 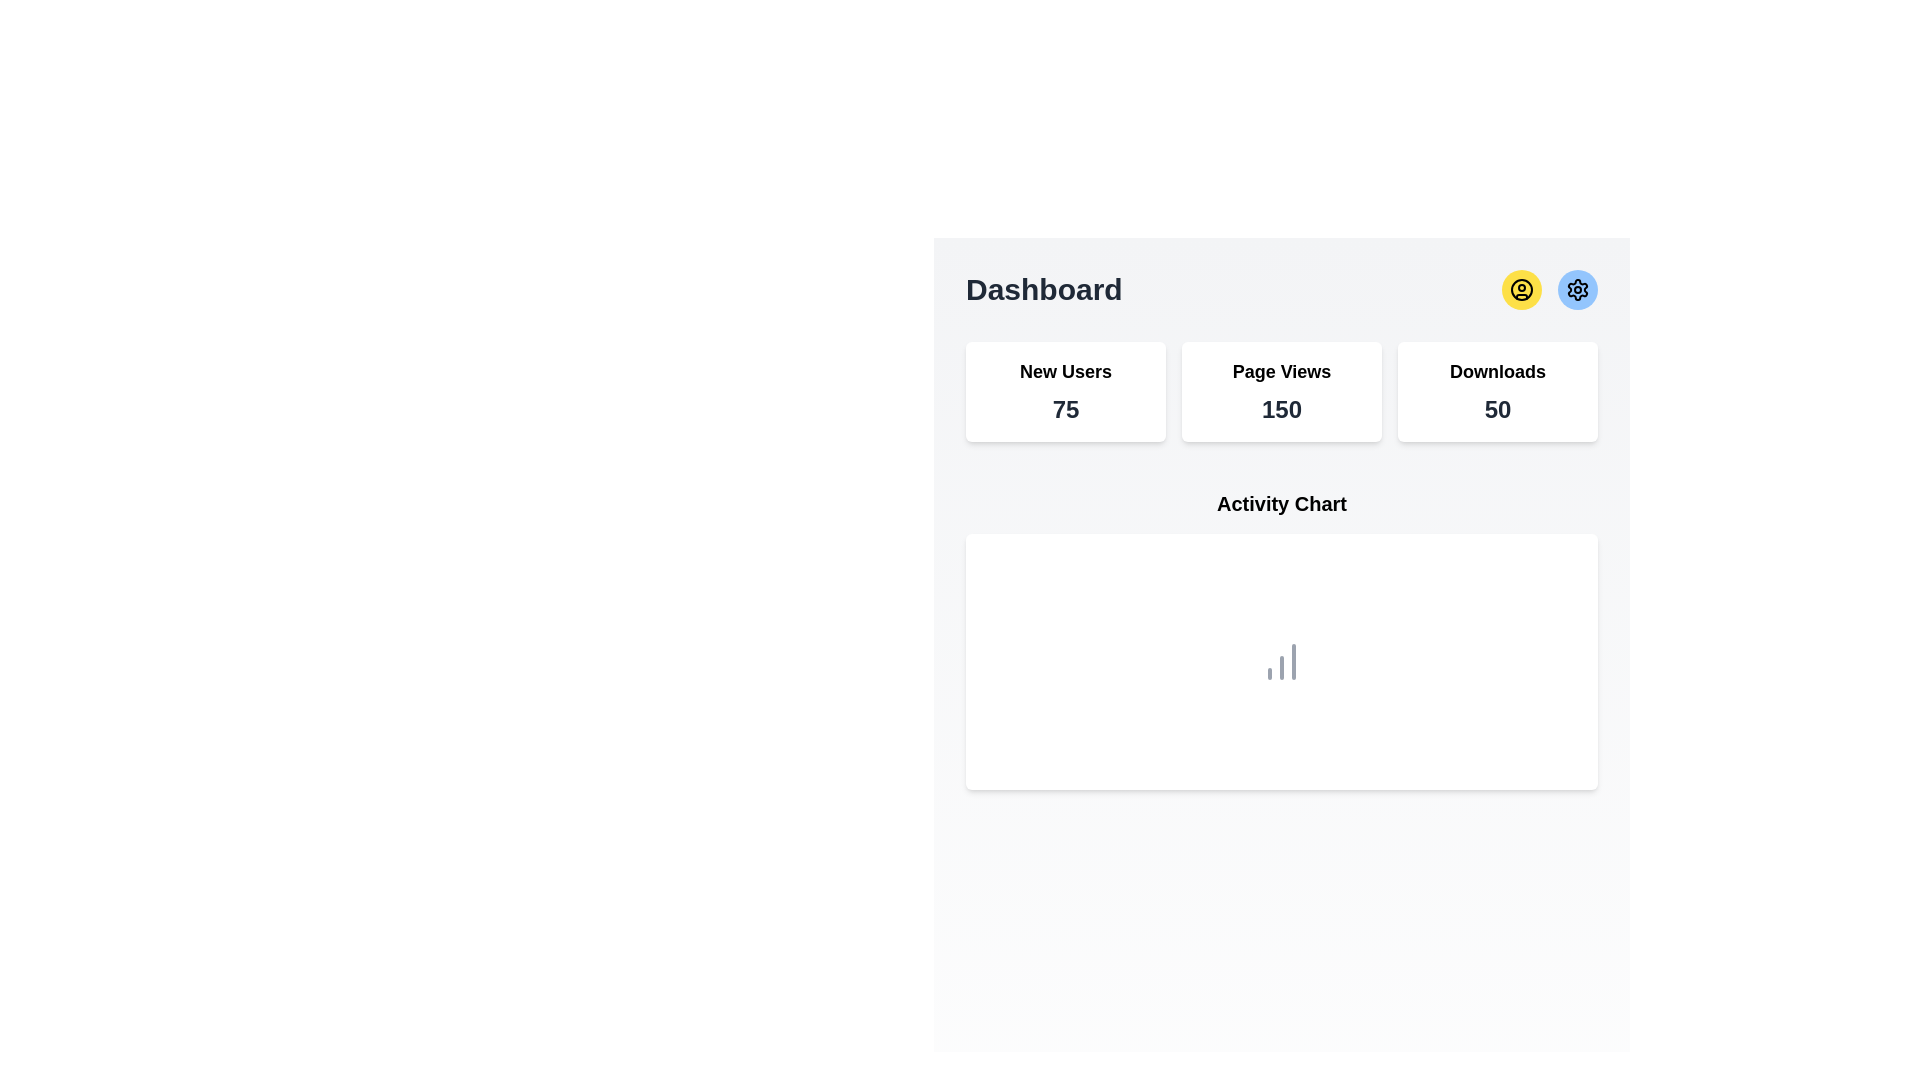 I want to click on the Statistic Card displaying 'Downloads' with the number '50' in bold, gray font, so click(x=1497, y=392).